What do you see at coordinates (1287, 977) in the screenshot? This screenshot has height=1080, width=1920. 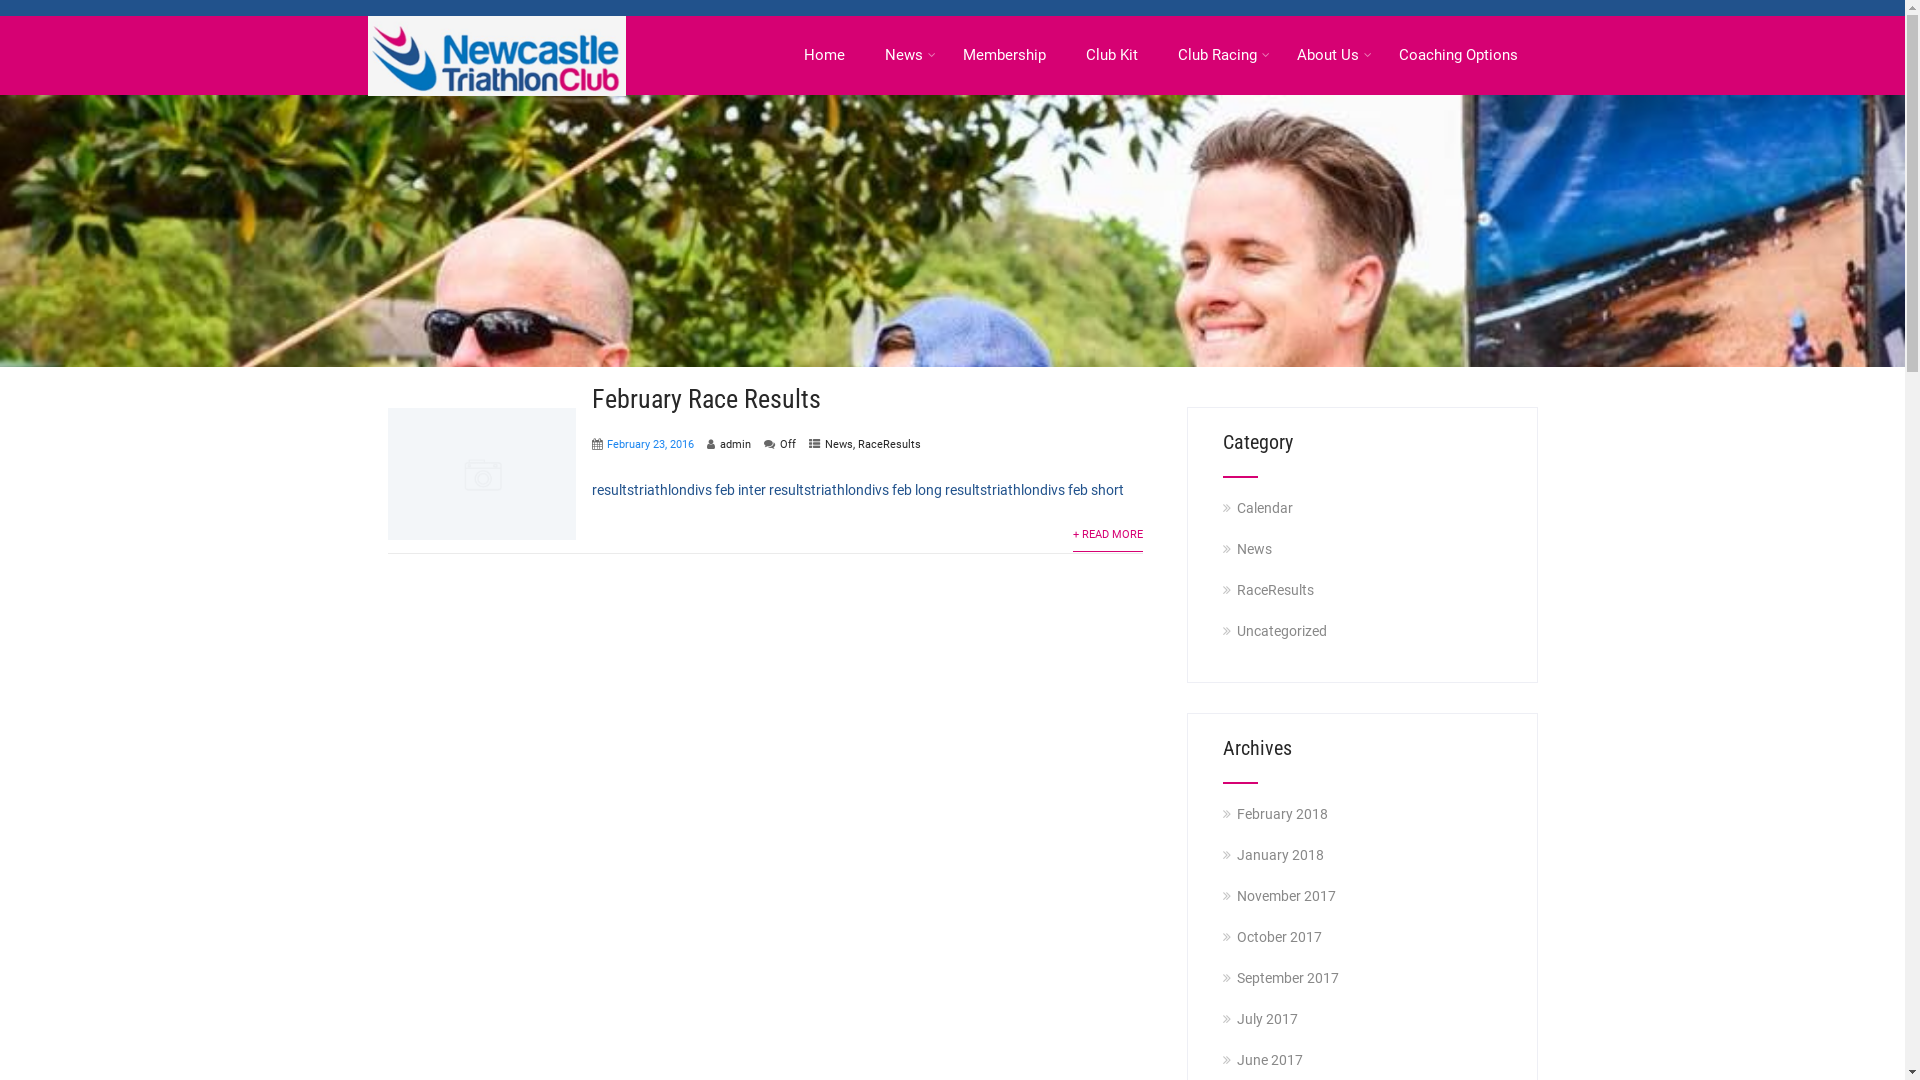 I see `'September 2017'` at bounding box center [1287, 977].